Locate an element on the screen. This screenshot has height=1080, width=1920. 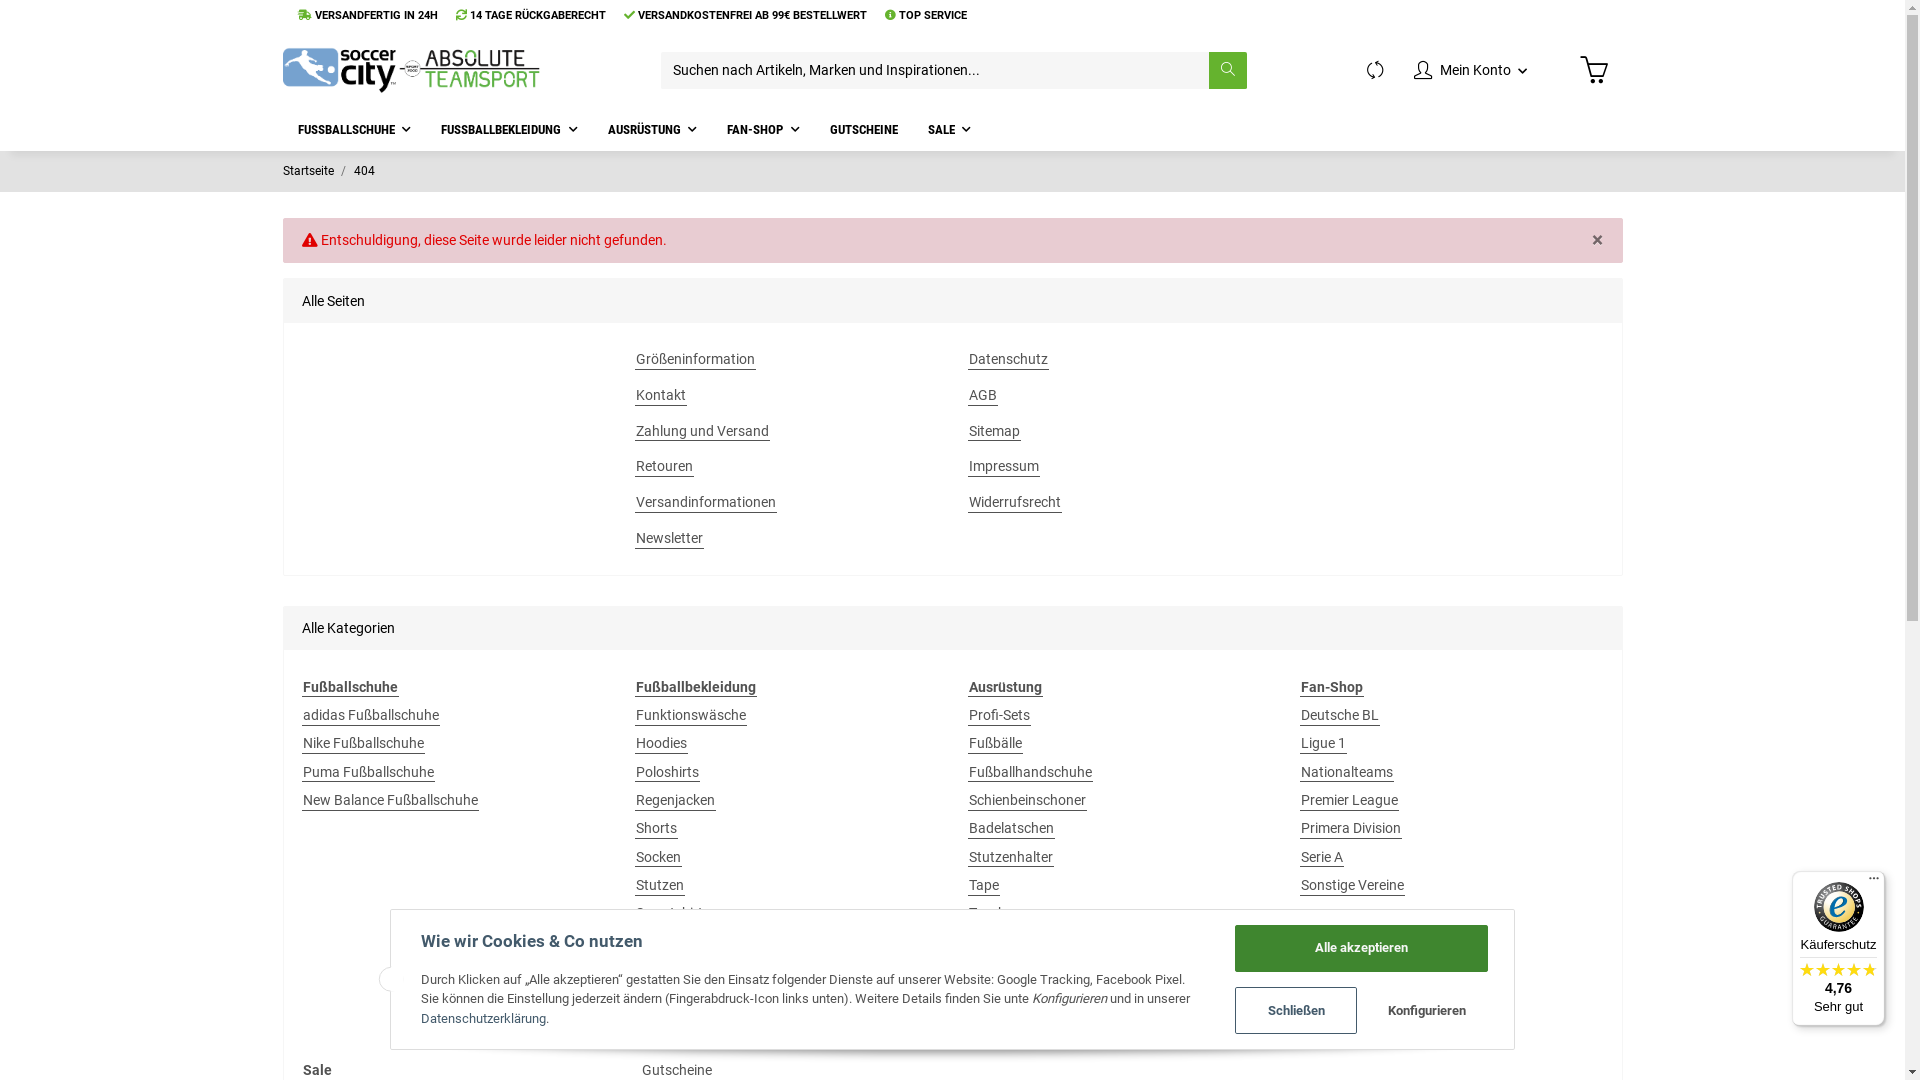
'FAN-SHOP' is located at coordinates (762, 130).